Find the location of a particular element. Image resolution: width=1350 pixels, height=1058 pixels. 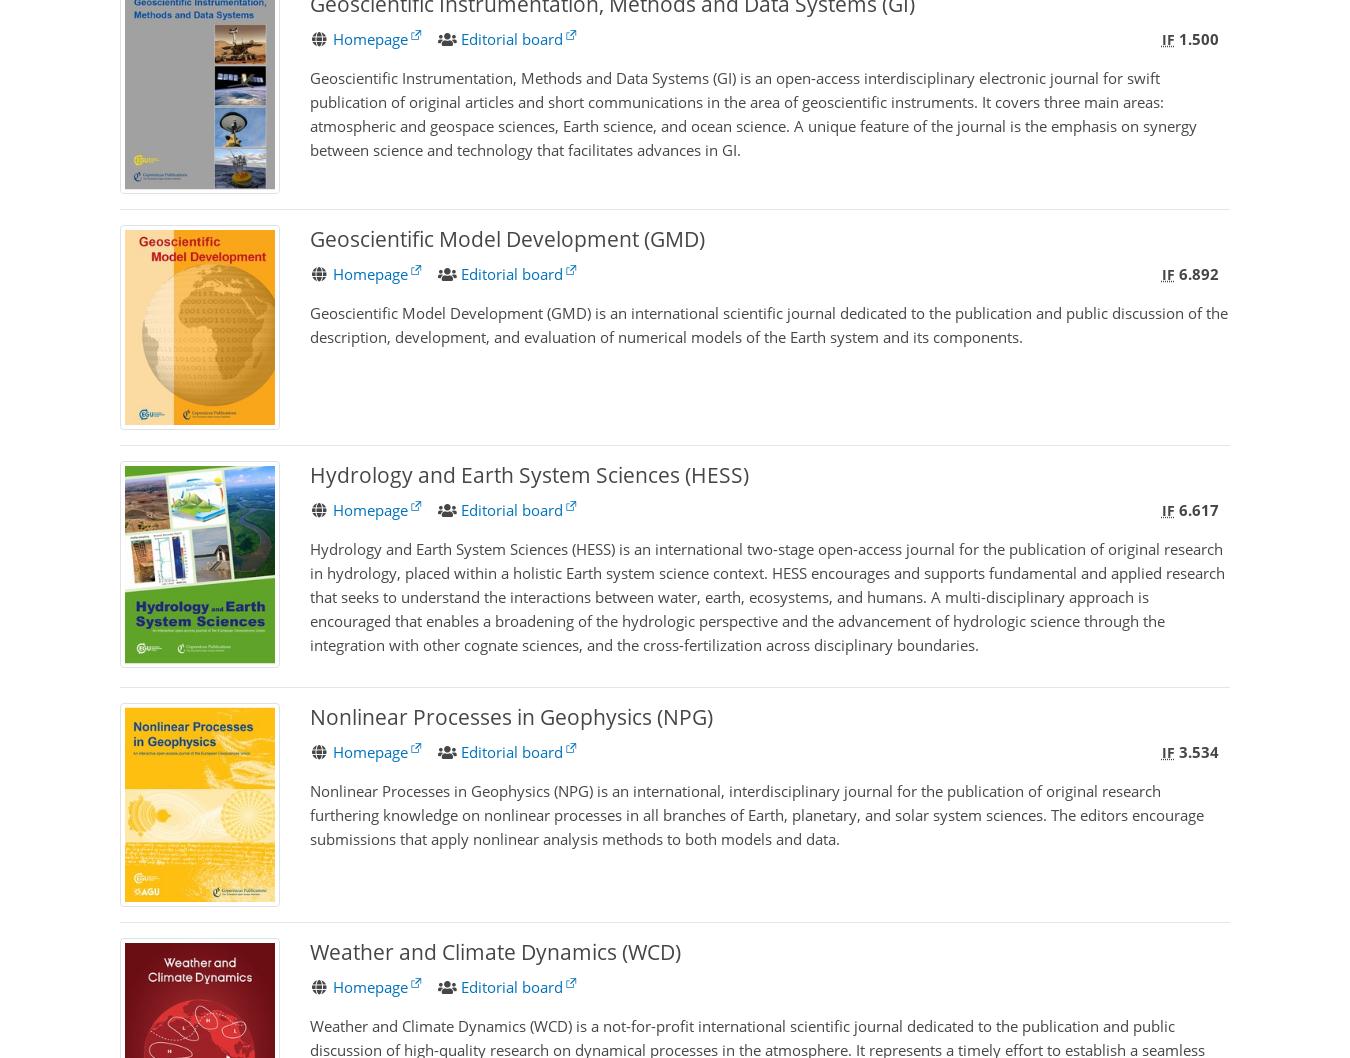

'WCD' is located at coordinates (549, 1025).